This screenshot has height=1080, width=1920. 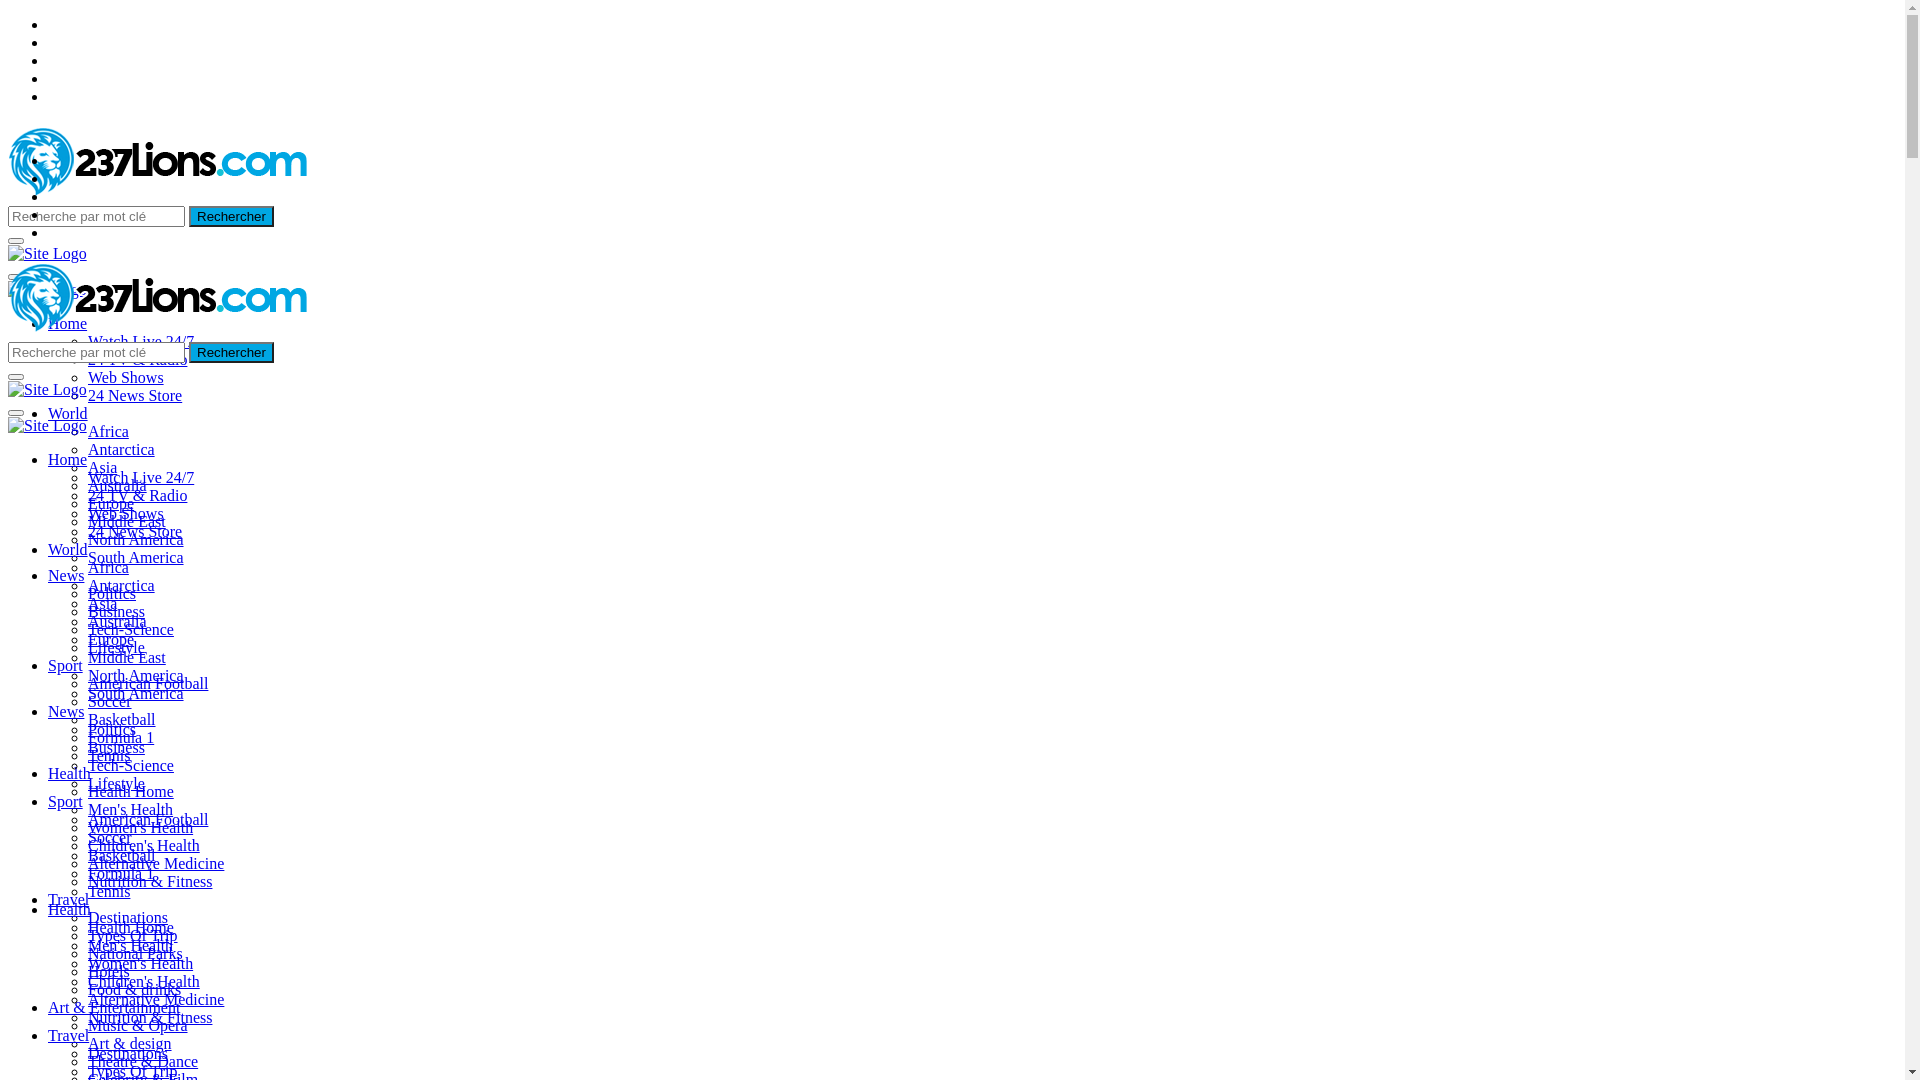 What do you see at coordinates (129, 927) in the screenshot?
I see `'Health Home'` at bounding box center [129, 927].